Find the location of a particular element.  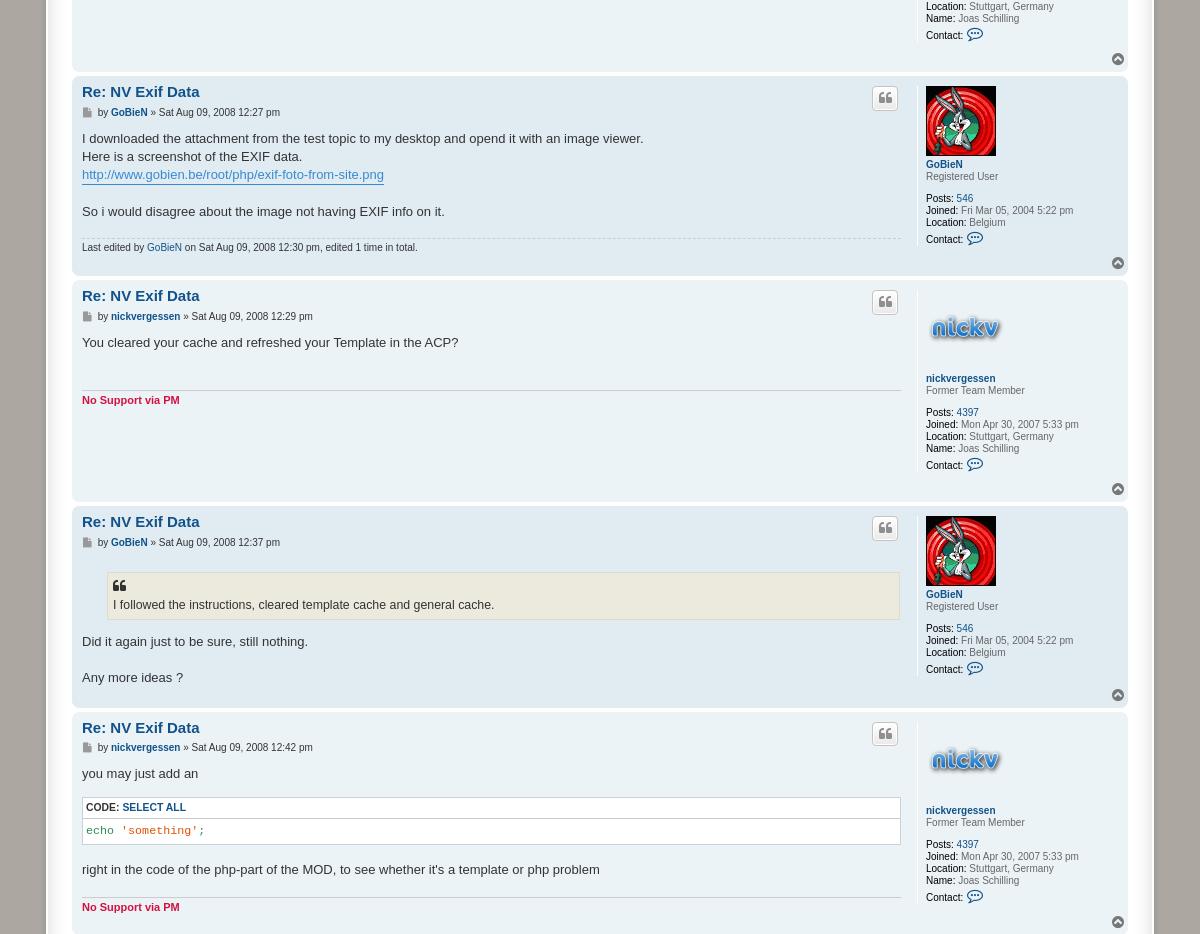

'Any more ideas ?' is located at coordinates (132, 676).